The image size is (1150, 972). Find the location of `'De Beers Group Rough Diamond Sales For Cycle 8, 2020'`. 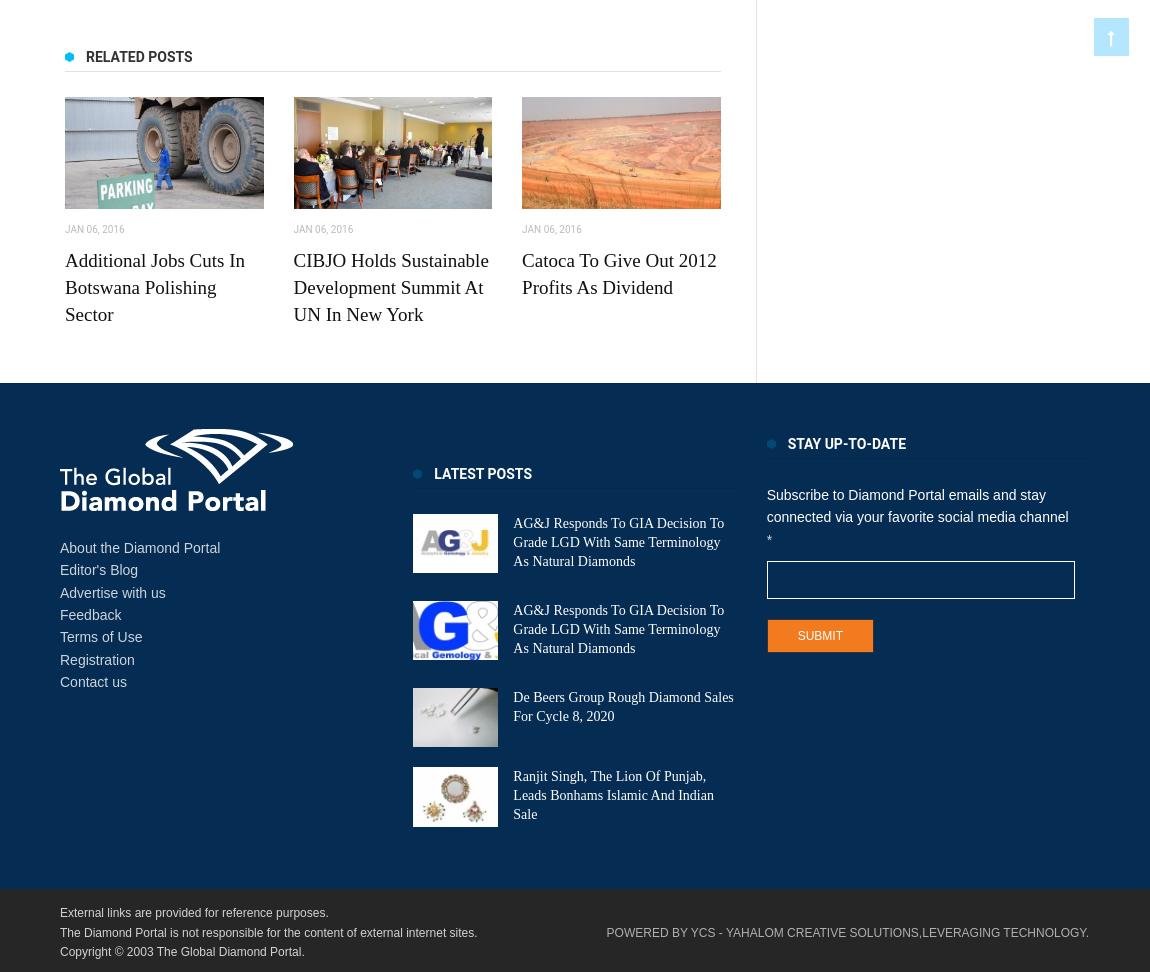

'De Beers Group Rough Diamond Sales For Cycle 8, 2020' is located at coordinates (513, 704).